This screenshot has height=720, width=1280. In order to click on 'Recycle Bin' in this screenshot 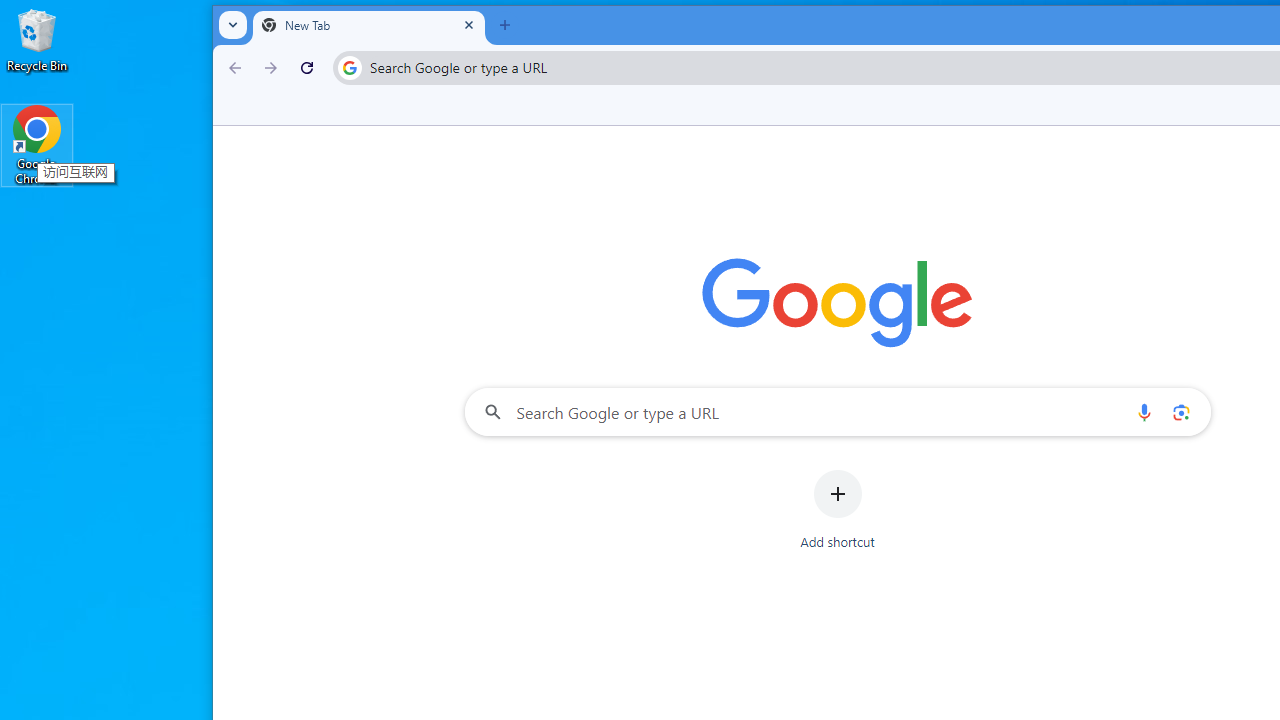, I will do `click(37, 39)`.